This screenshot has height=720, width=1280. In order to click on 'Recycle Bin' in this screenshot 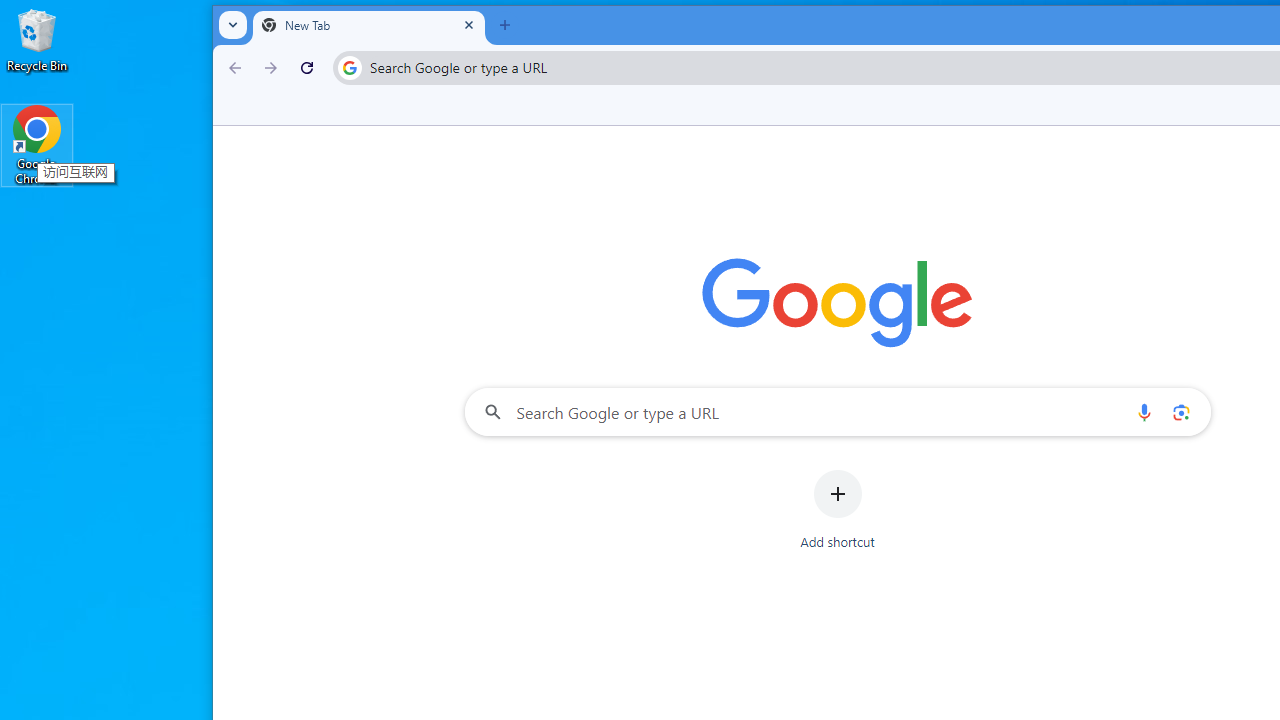, I will do `click(37, 39)`.